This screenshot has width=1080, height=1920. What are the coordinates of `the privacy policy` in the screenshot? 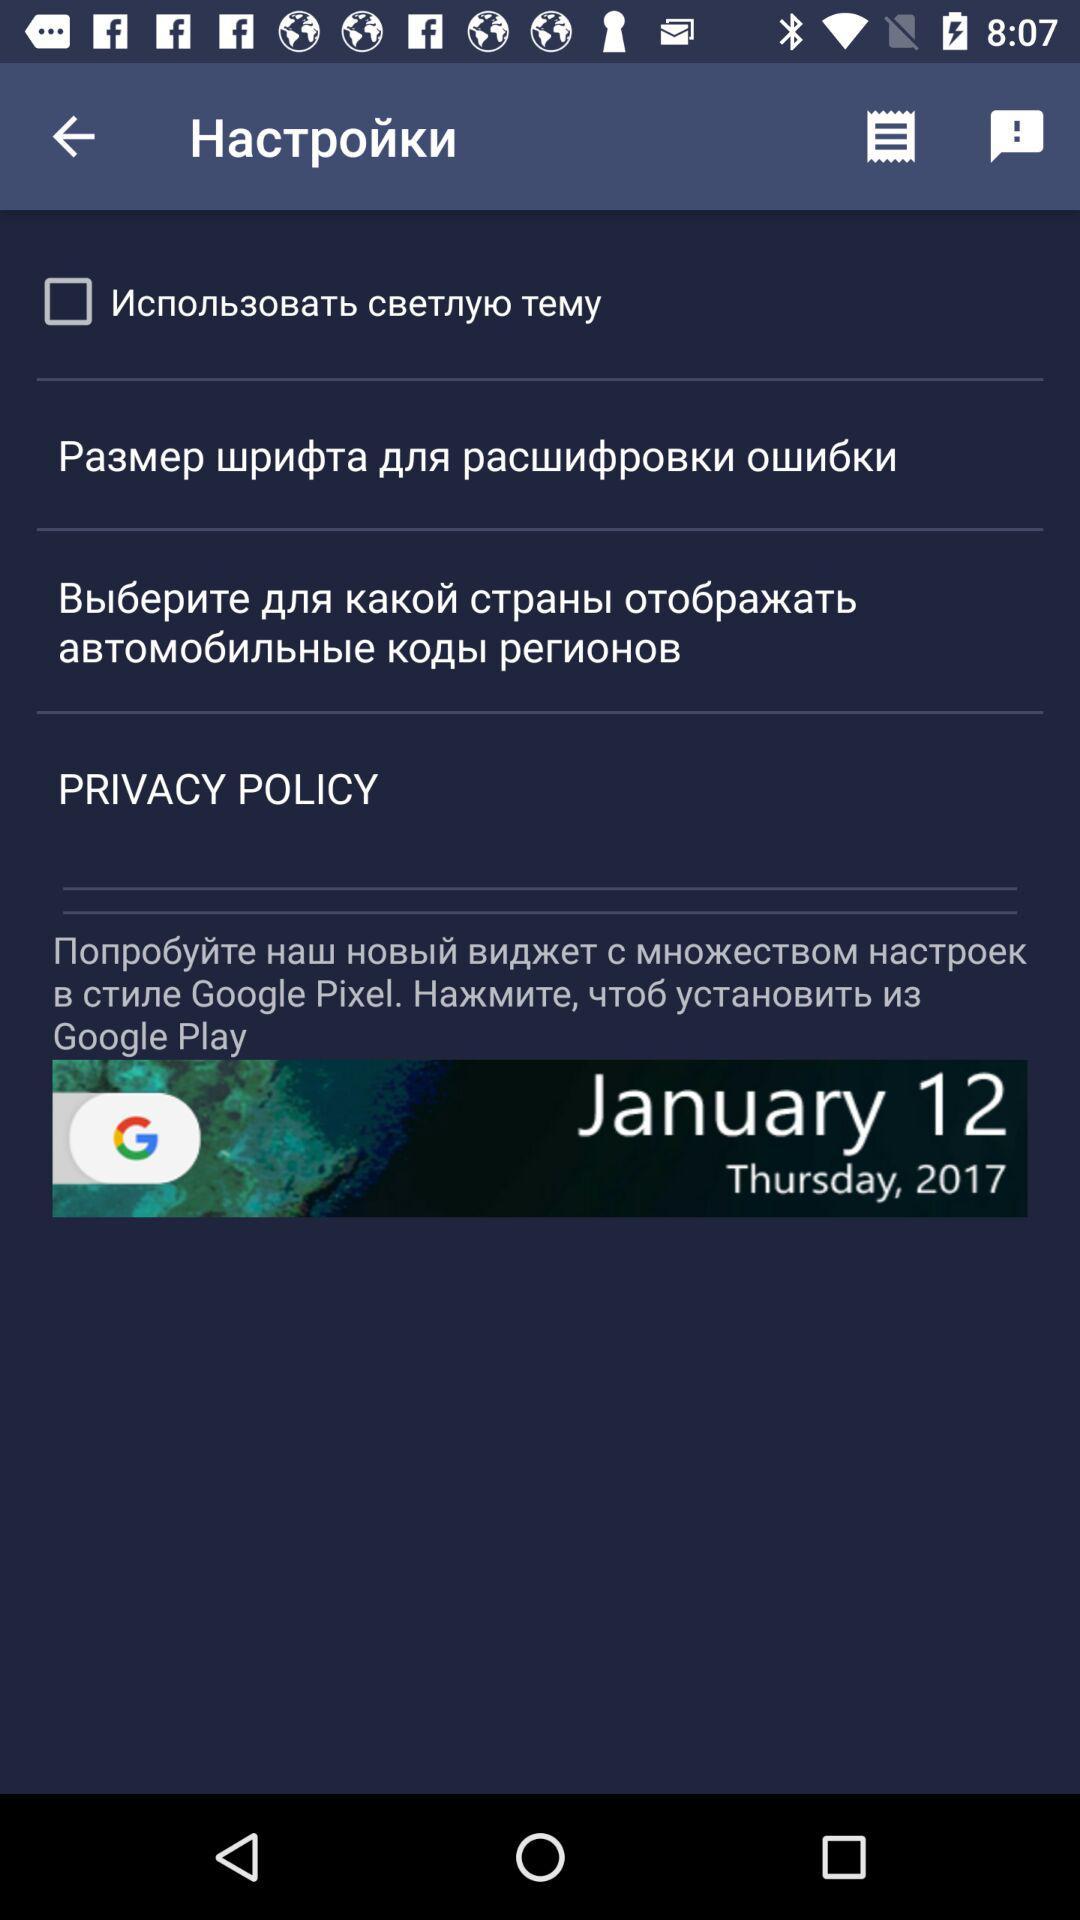 It's located at (540, 786).